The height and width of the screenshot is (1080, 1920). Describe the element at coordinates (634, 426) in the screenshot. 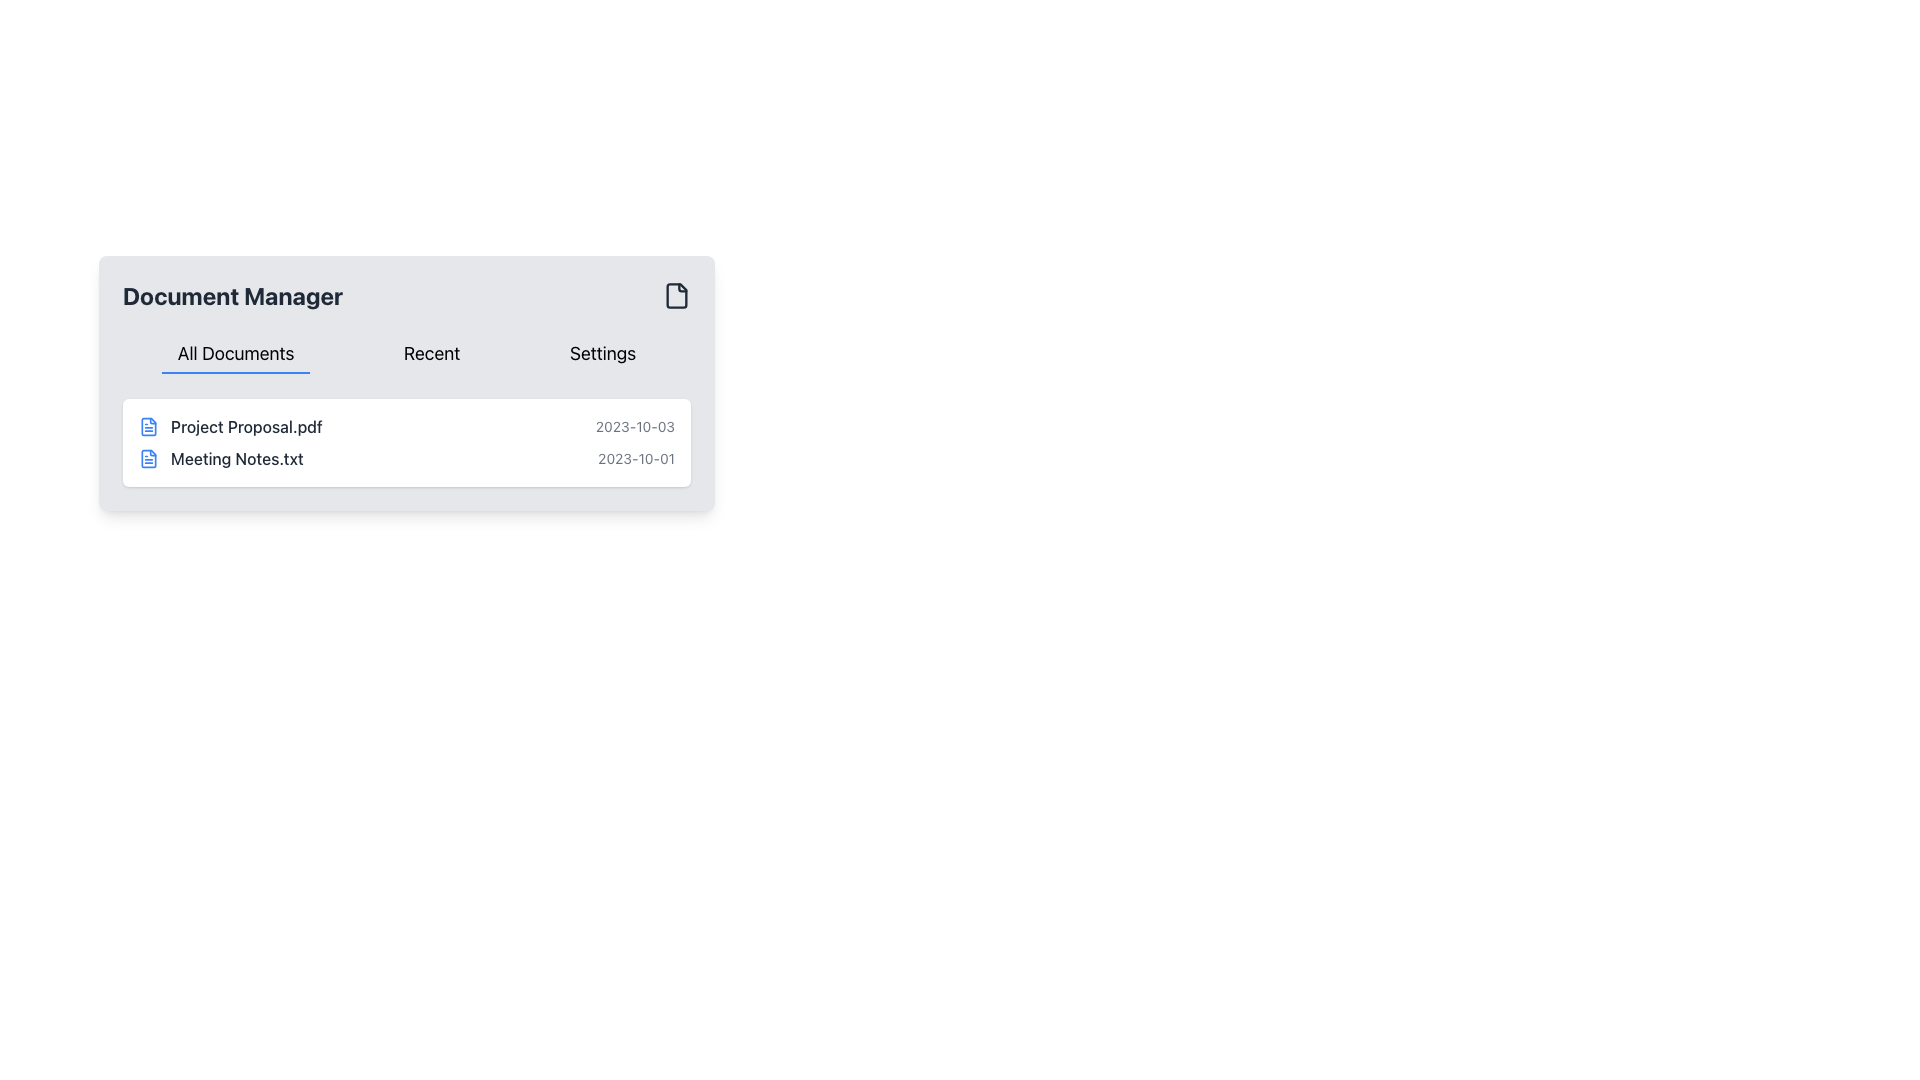

I see `the date indicator text located to the far-right of the 'Project Proposal.pdf' row` at that location.